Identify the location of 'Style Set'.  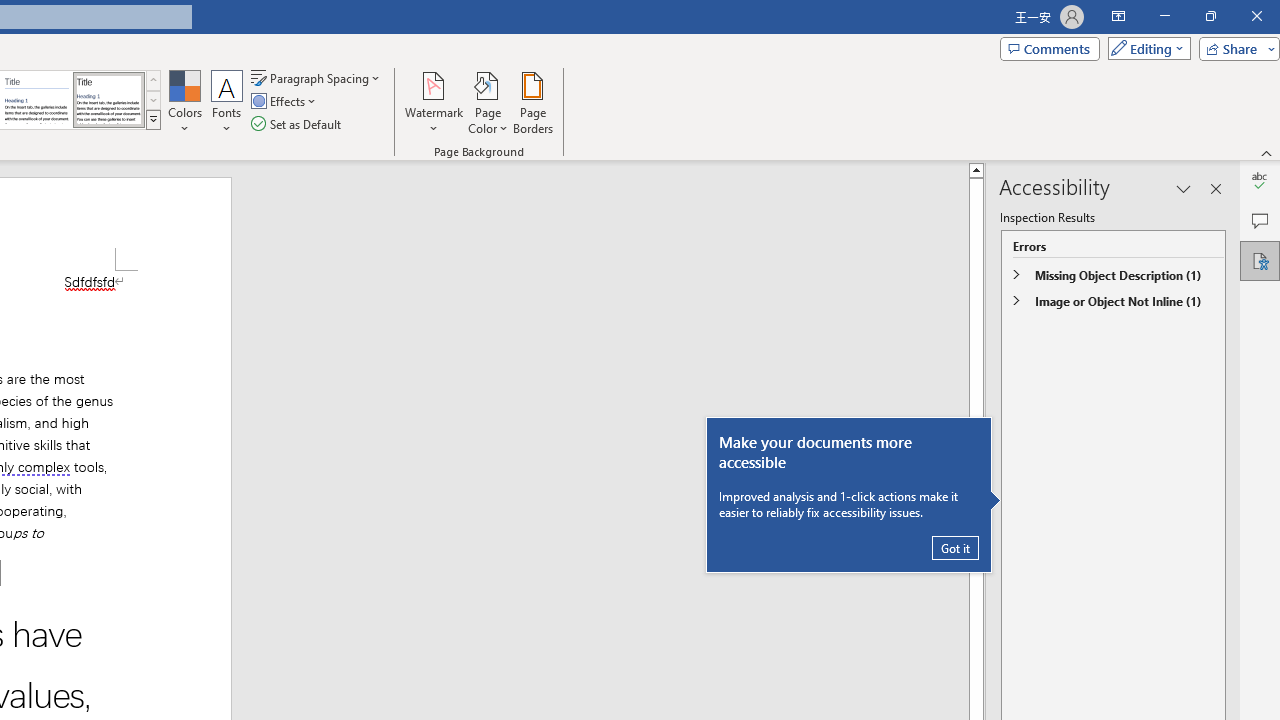
(152, 120).